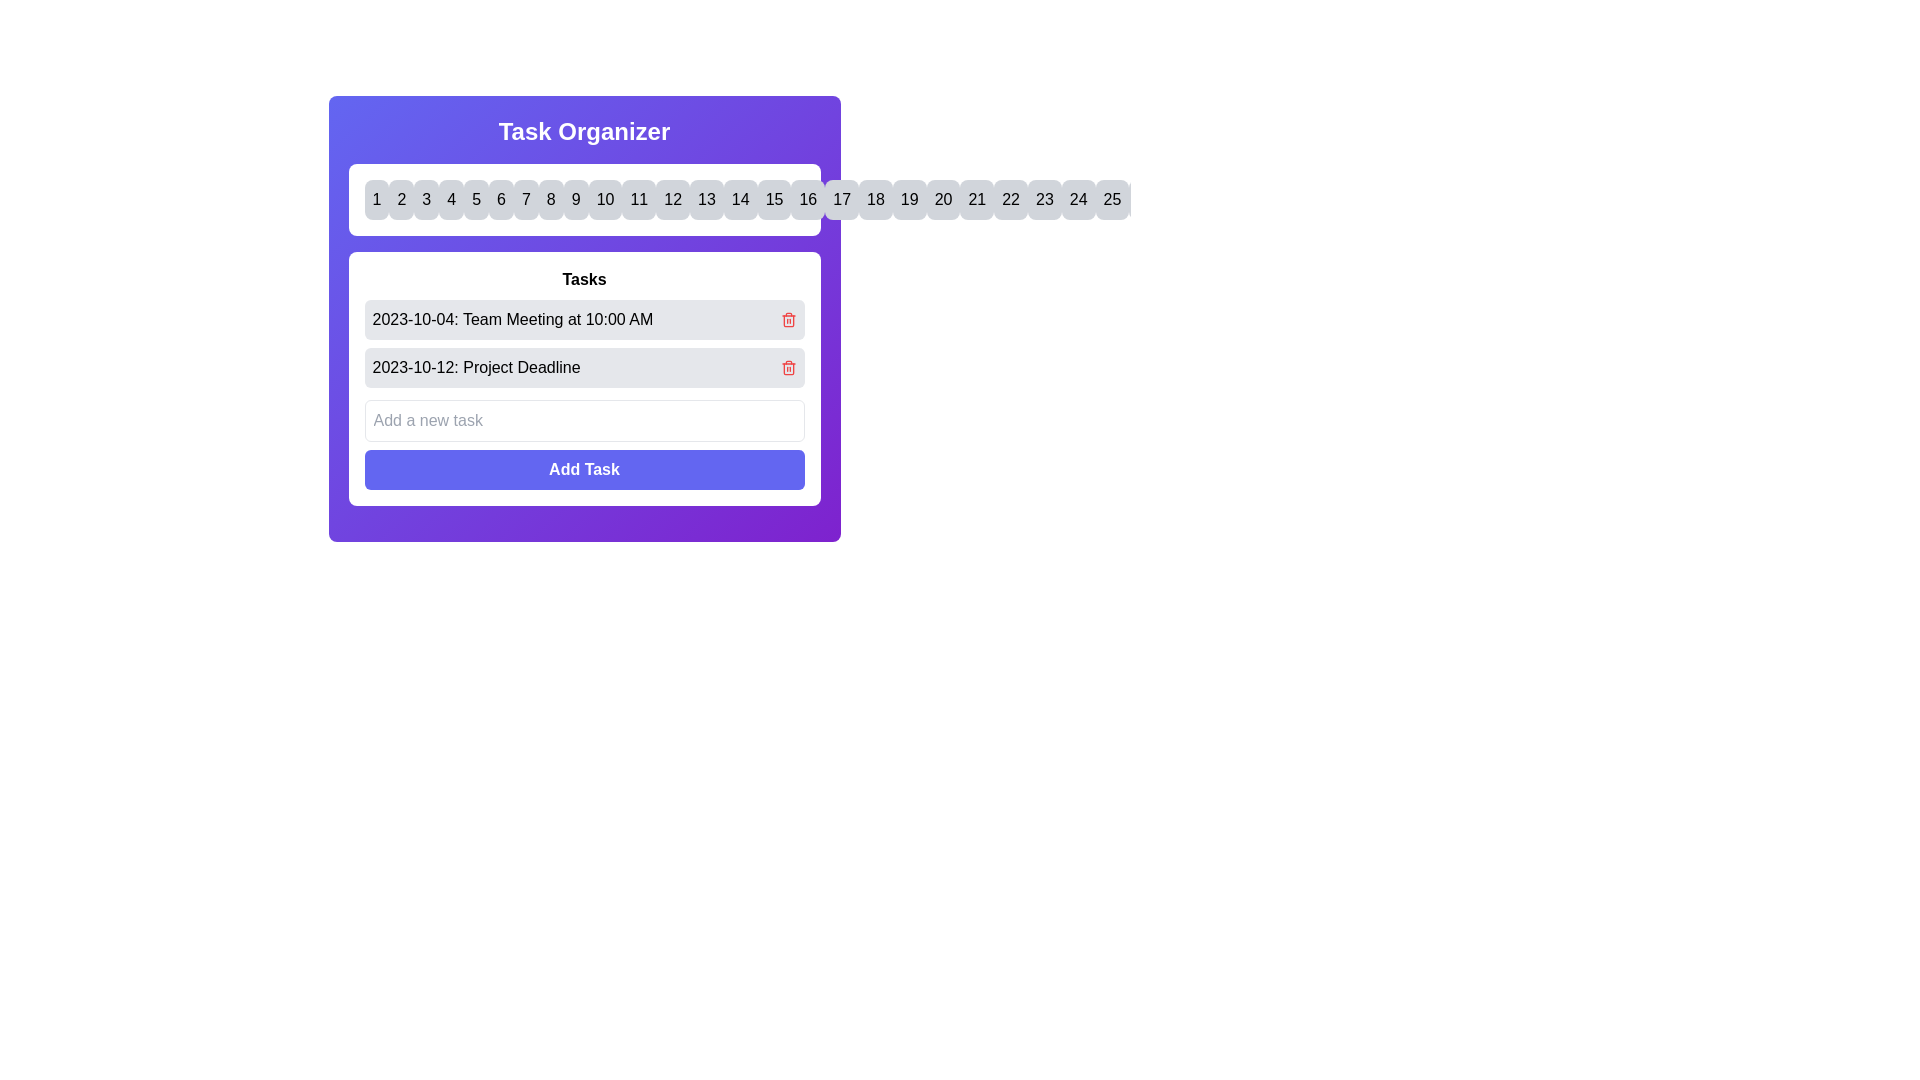  I want to click on the 18th numbered button in the horizontal list located at the top of the 'Task Organizer' section, so click(875, 200).